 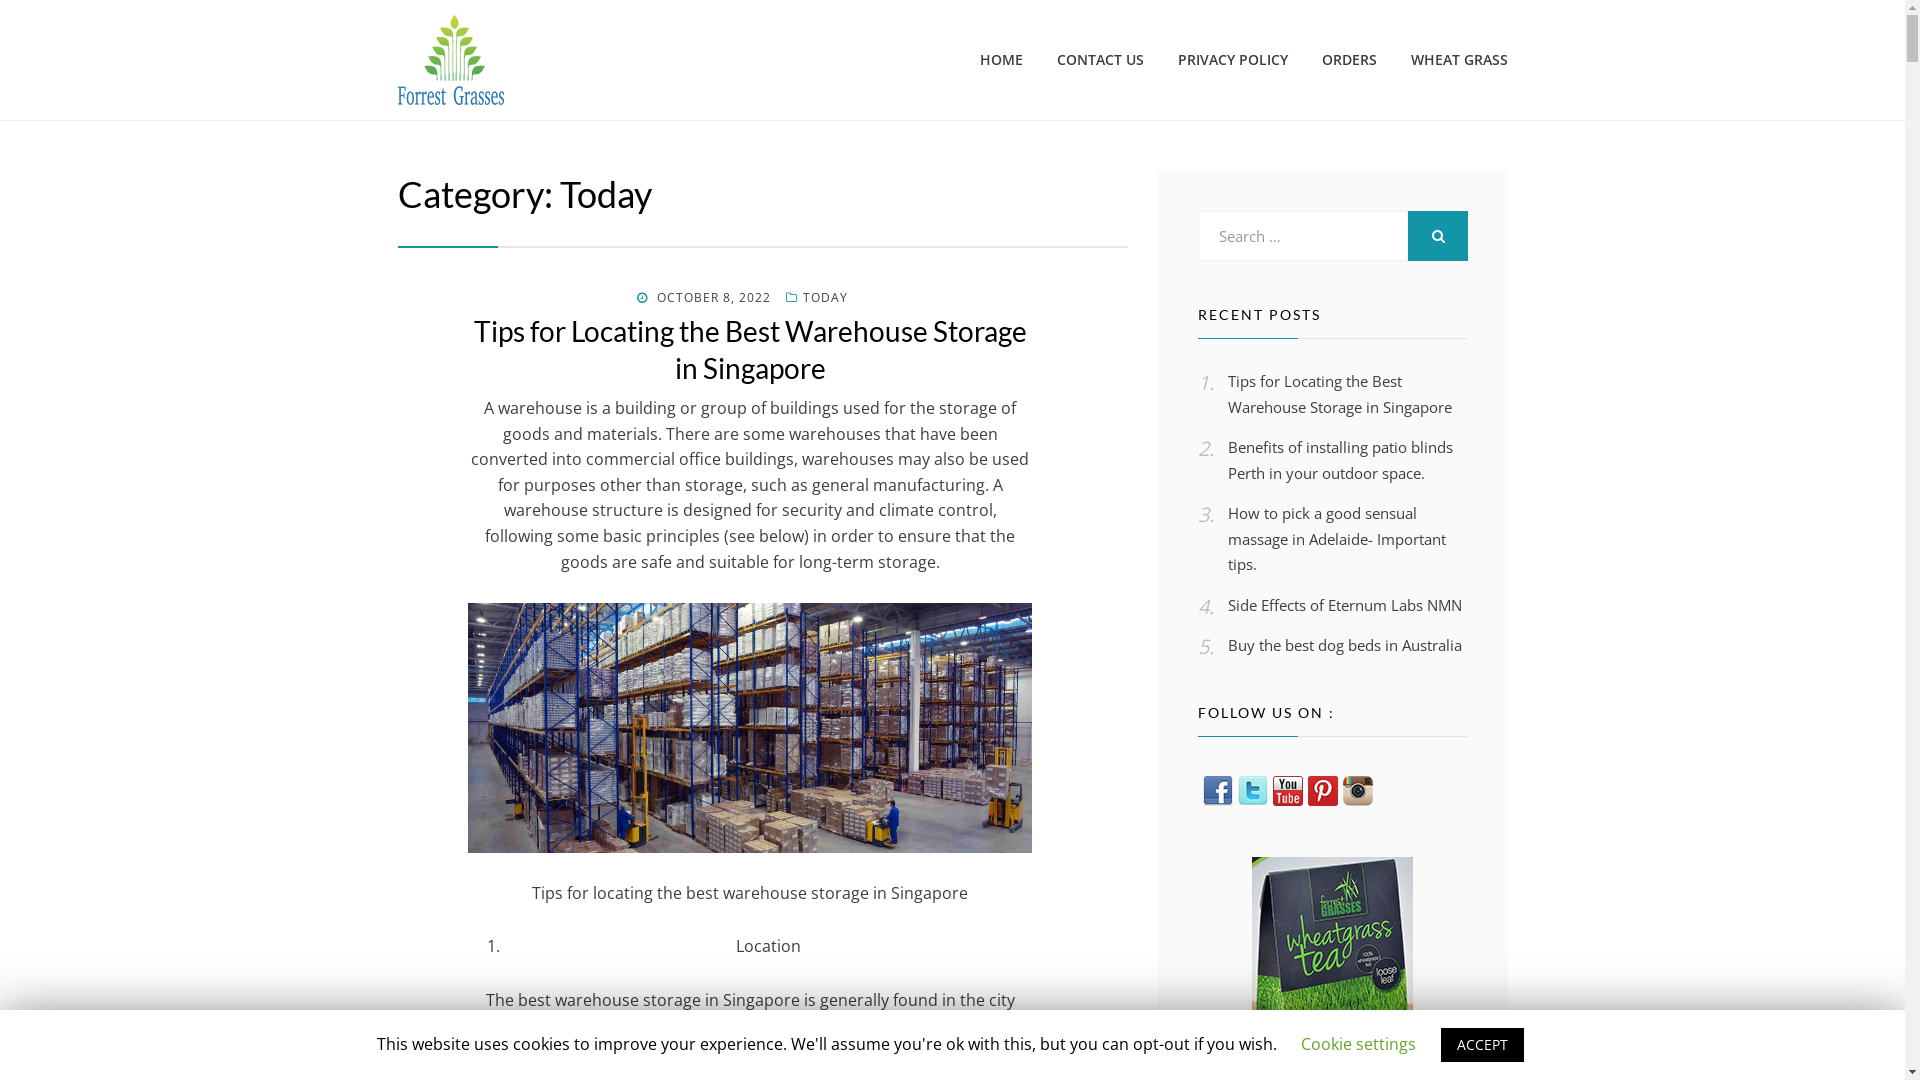 What do you see at coordinates (1450, 59) in the screenshot?
I see `'WHEAT GRASS'` at bounding box center [1450, 59].